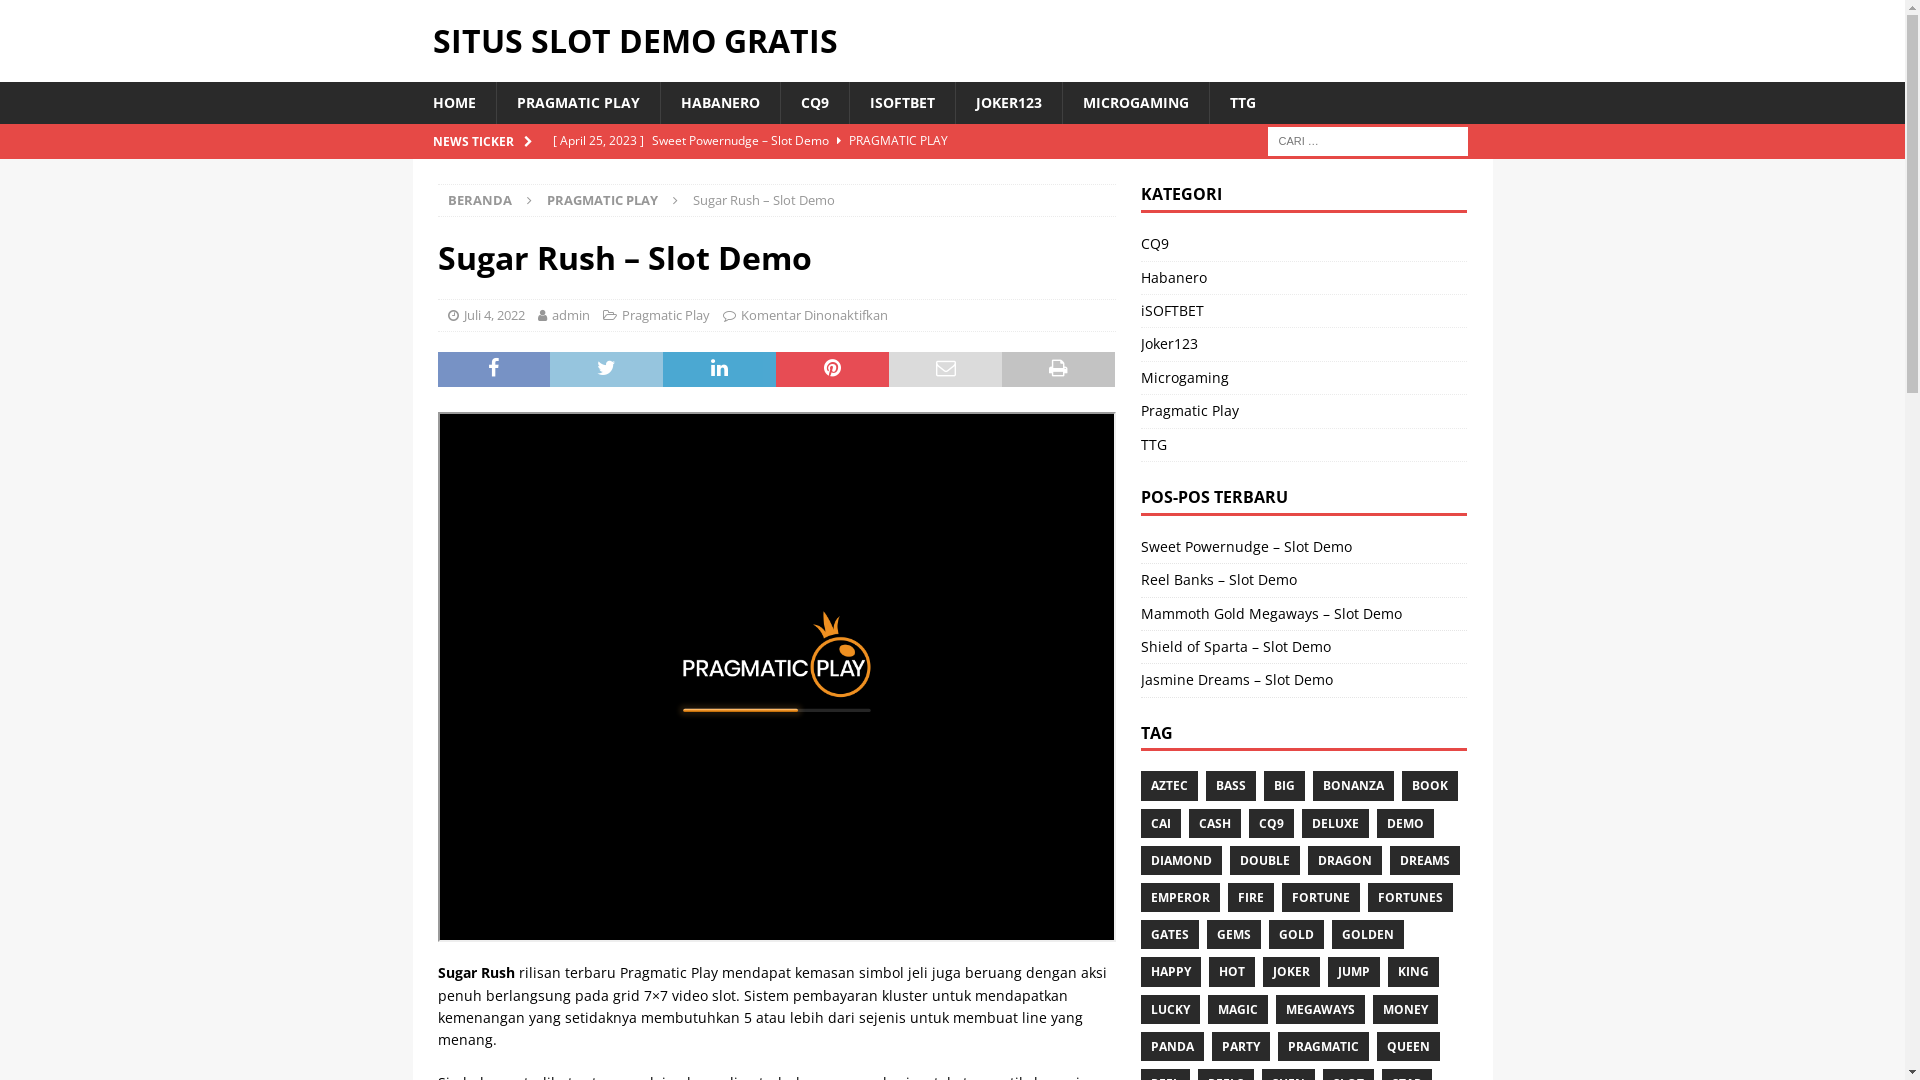 The width and height of the screenshot is (1920, 1080). What do you see at coordinates (720, 103) in the screenshot?
I see `'HABANERO'` at bounding box center [720, 103].